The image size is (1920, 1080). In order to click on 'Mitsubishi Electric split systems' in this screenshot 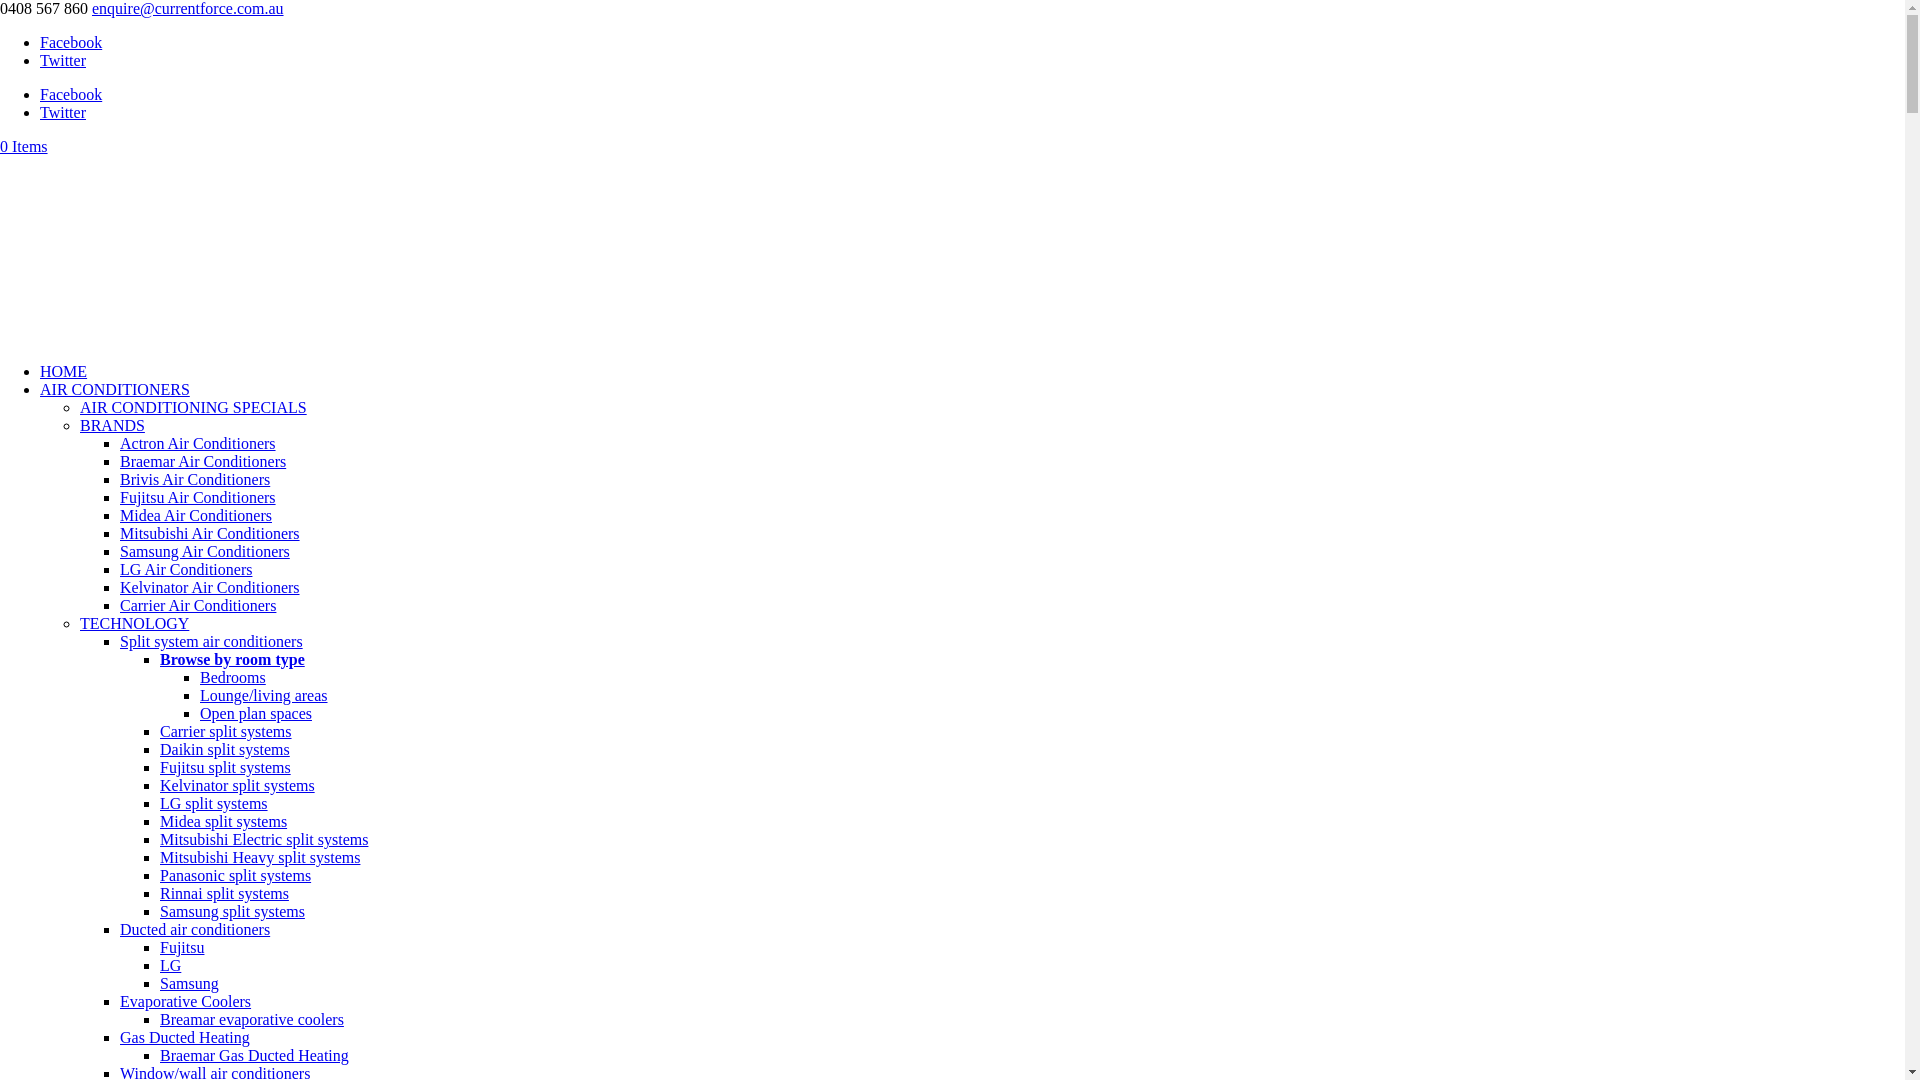, I will do `click(263, 839)`.